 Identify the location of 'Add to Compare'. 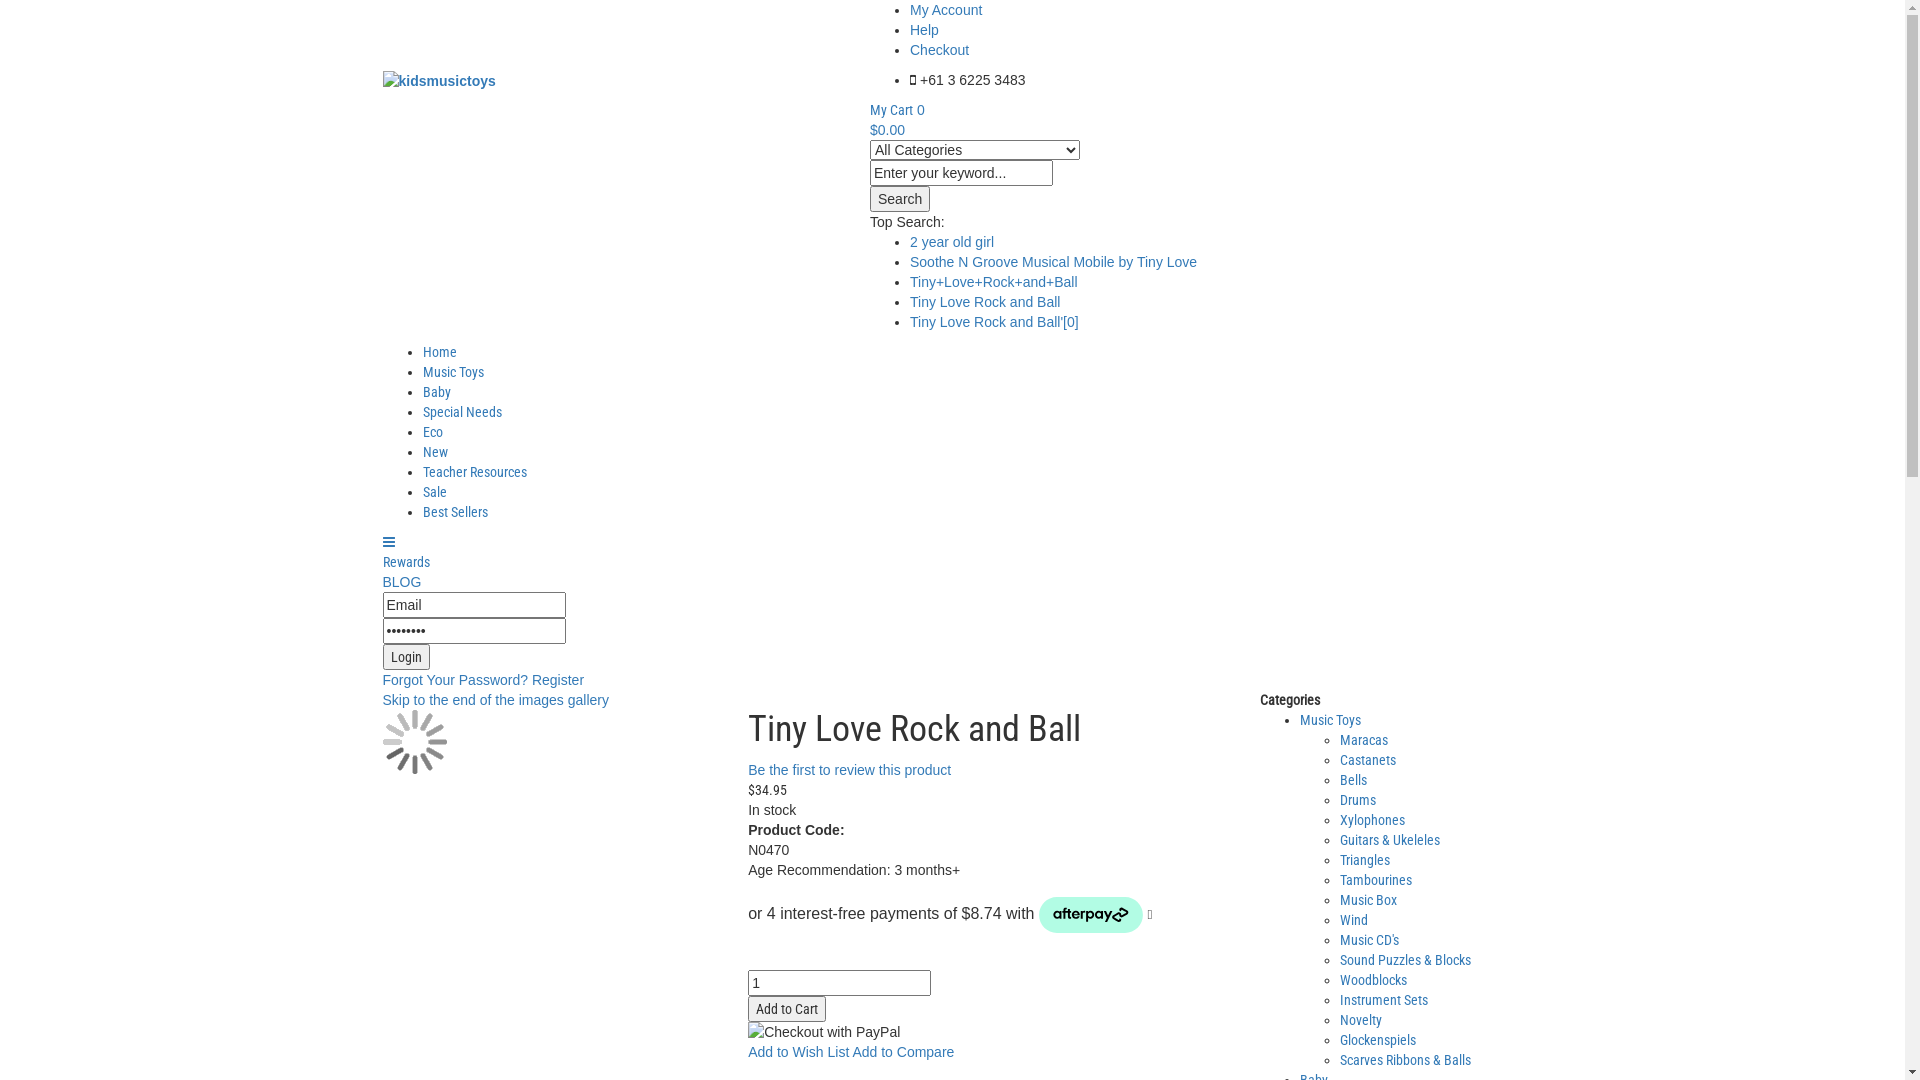
(901, 1051).